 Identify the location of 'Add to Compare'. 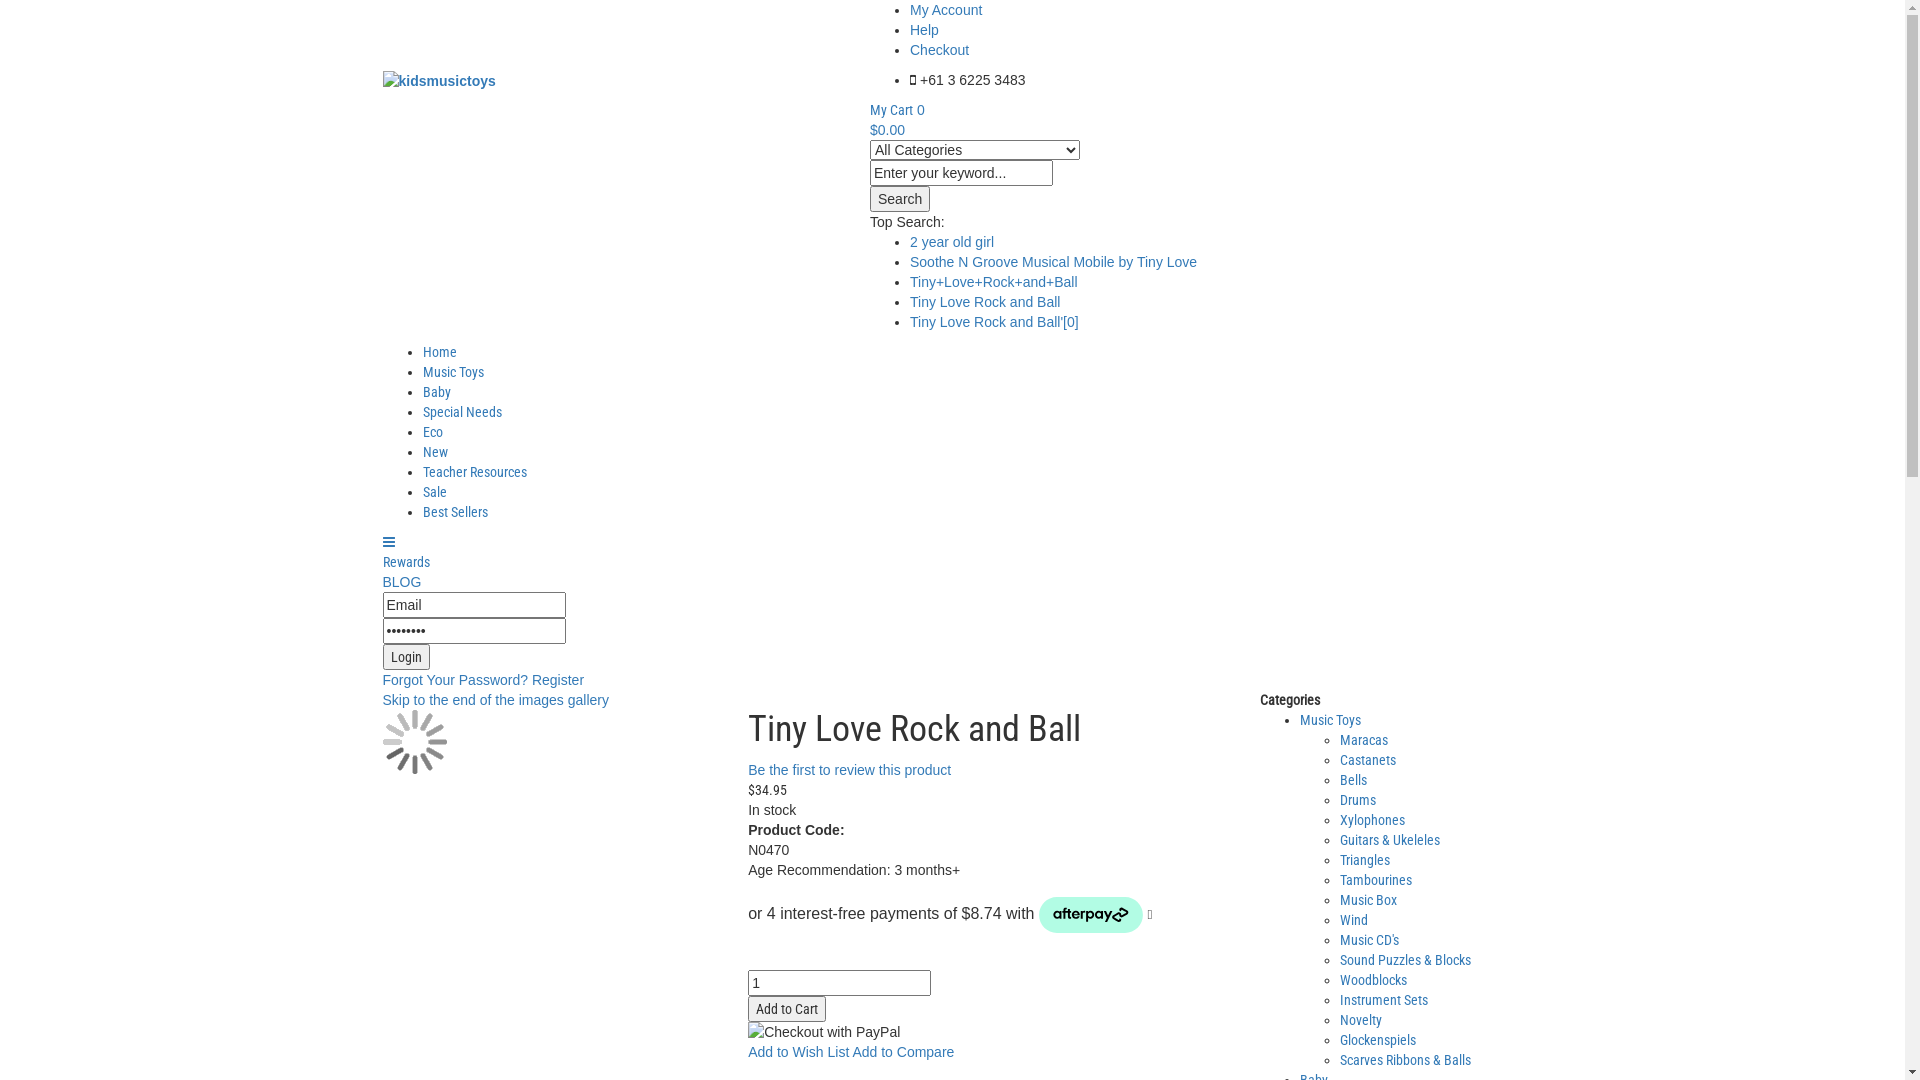
(901, 1051).